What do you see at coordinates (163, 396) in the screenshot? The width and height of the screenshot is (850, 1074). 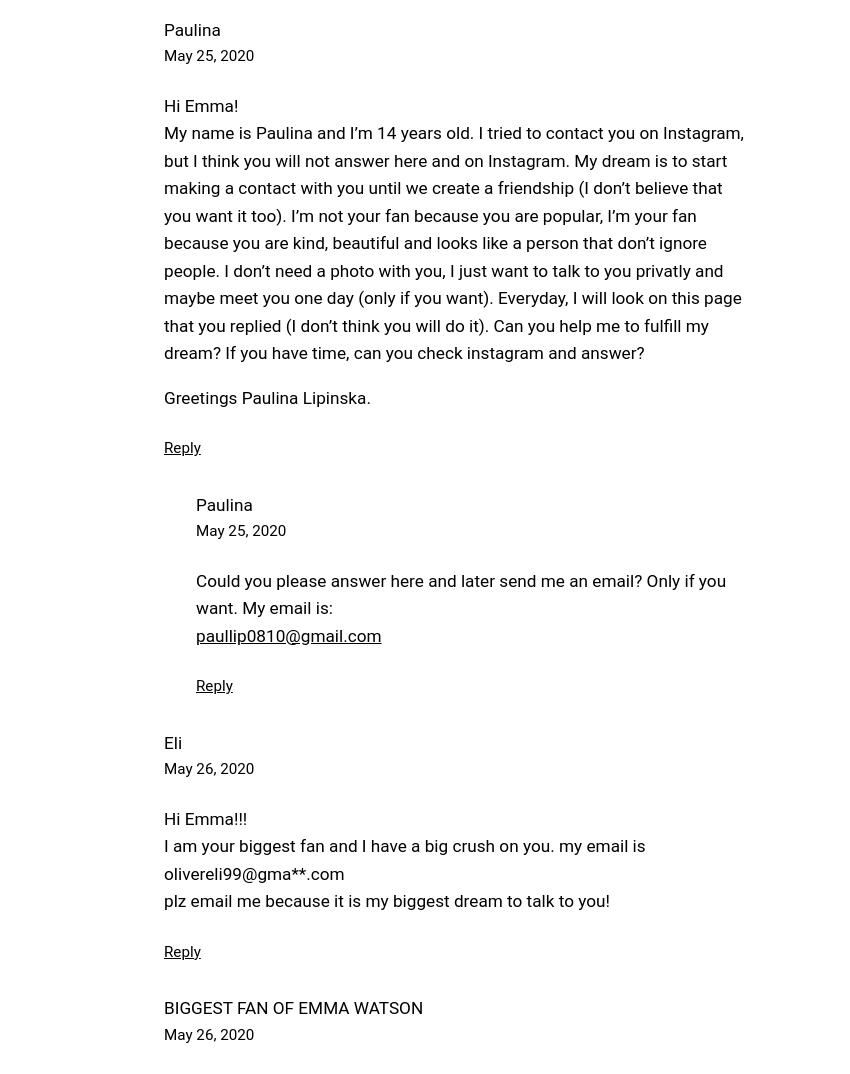 I see `'Greetings Paulina Lipinska.'` at bounding box center [163, 396].